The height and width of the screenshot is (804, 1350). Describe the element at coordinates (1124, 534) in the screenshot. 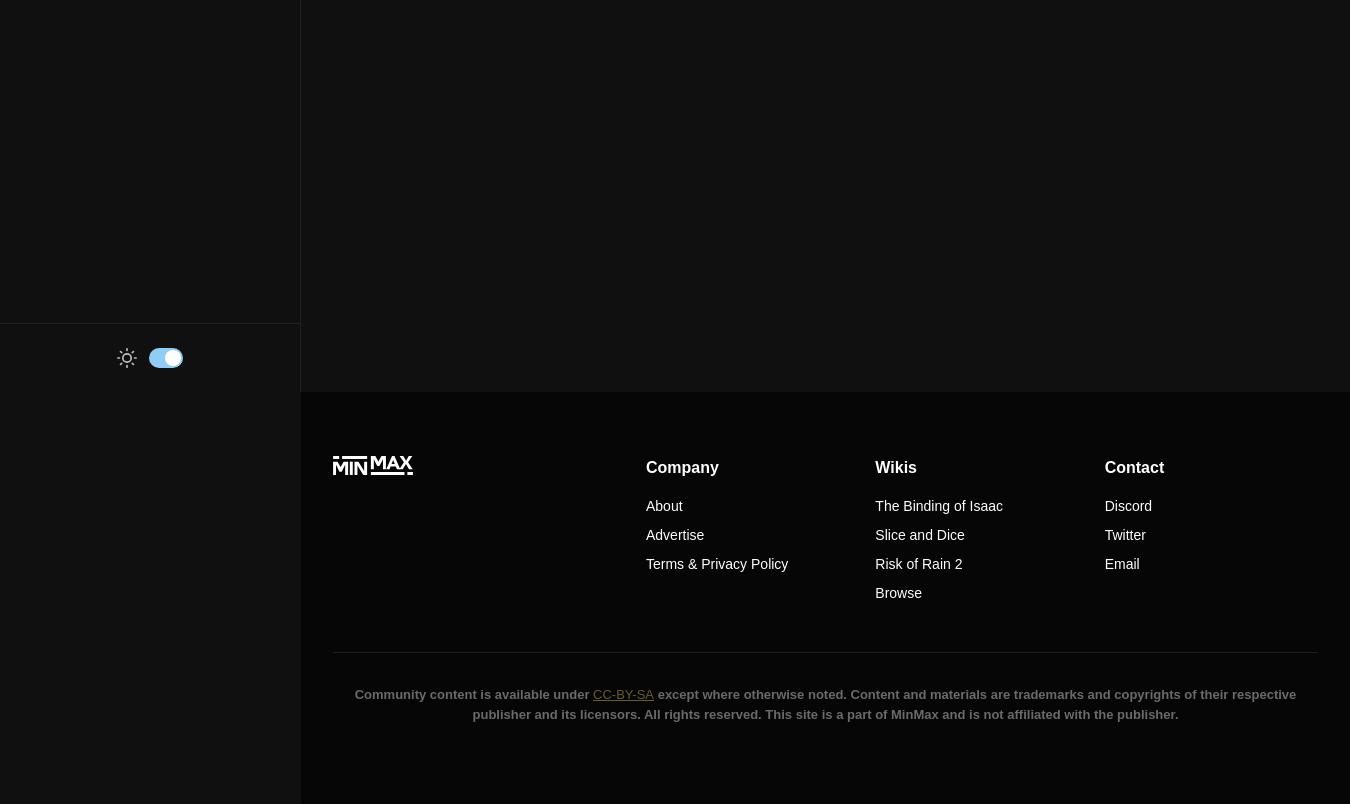

I see `'Twitter'` at that location.